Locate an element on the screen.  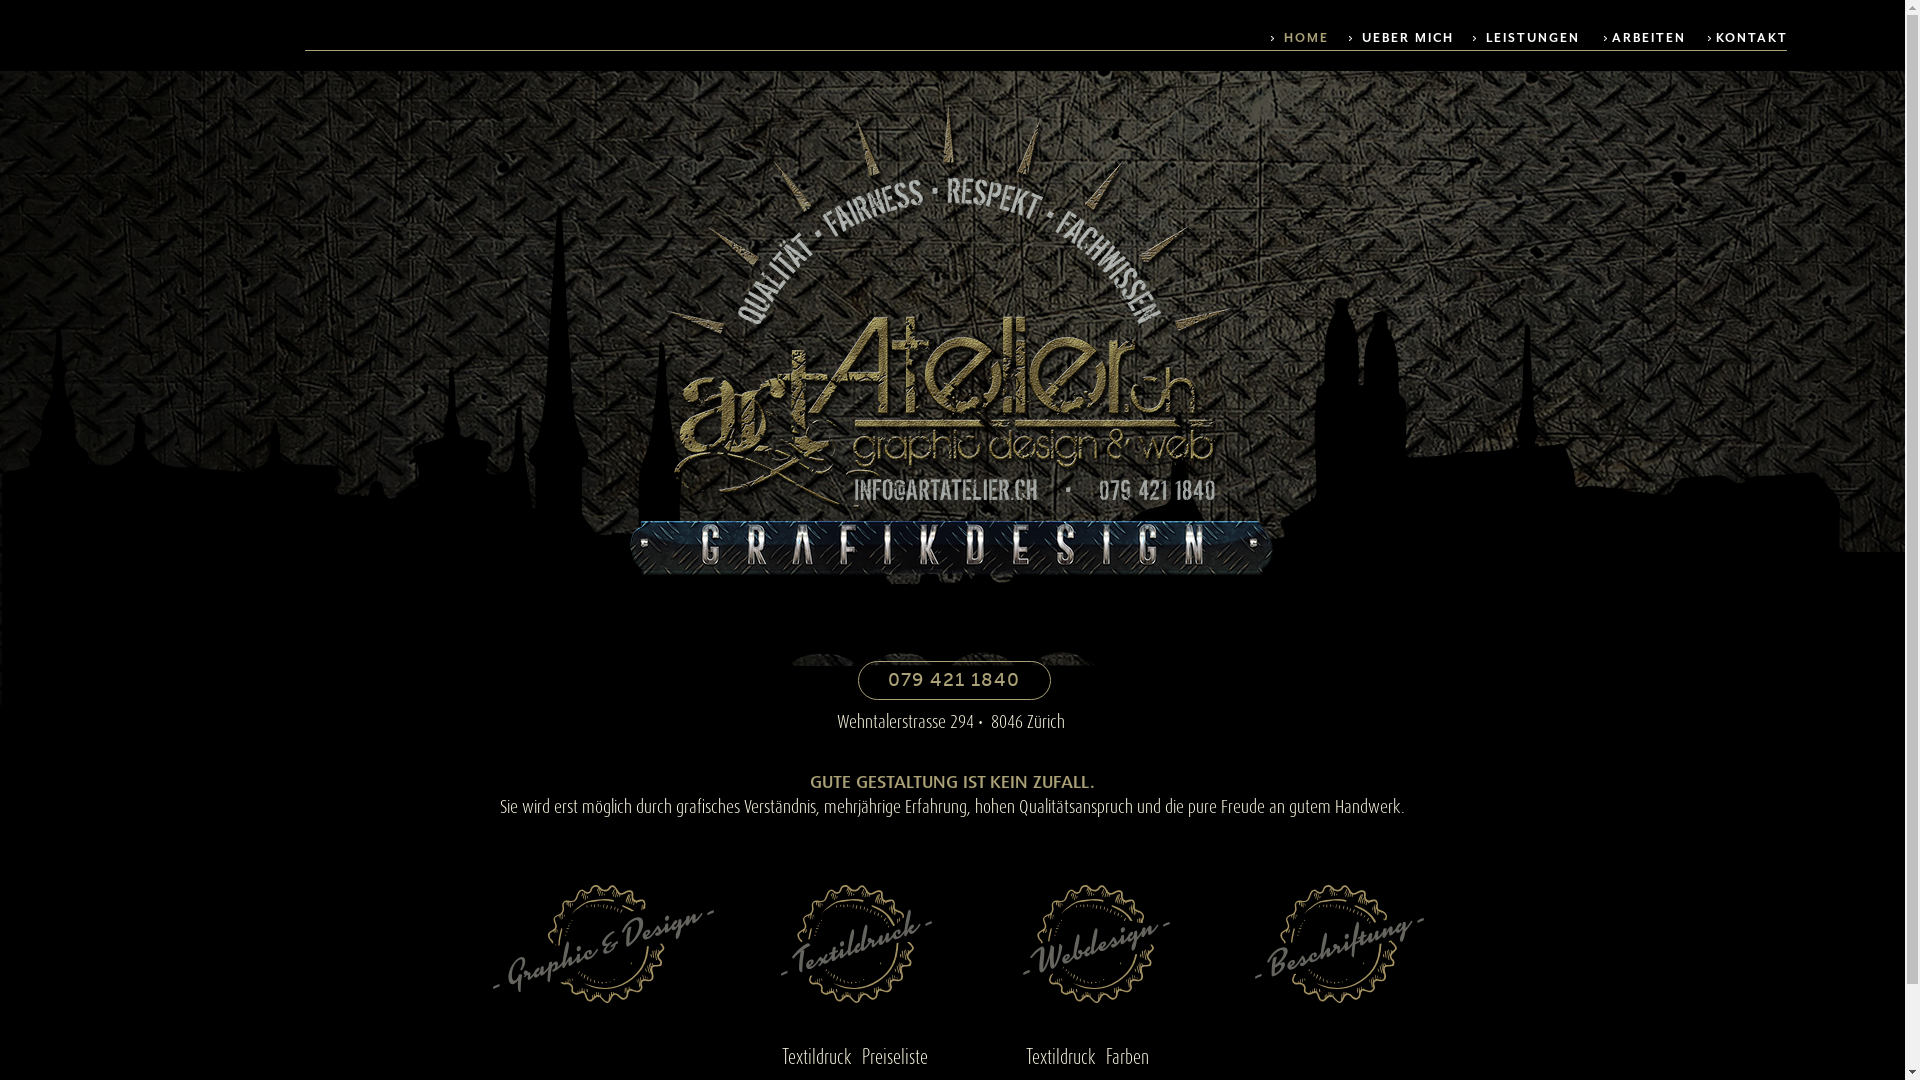
'  HOME' is located at coordinates (1270, 37).